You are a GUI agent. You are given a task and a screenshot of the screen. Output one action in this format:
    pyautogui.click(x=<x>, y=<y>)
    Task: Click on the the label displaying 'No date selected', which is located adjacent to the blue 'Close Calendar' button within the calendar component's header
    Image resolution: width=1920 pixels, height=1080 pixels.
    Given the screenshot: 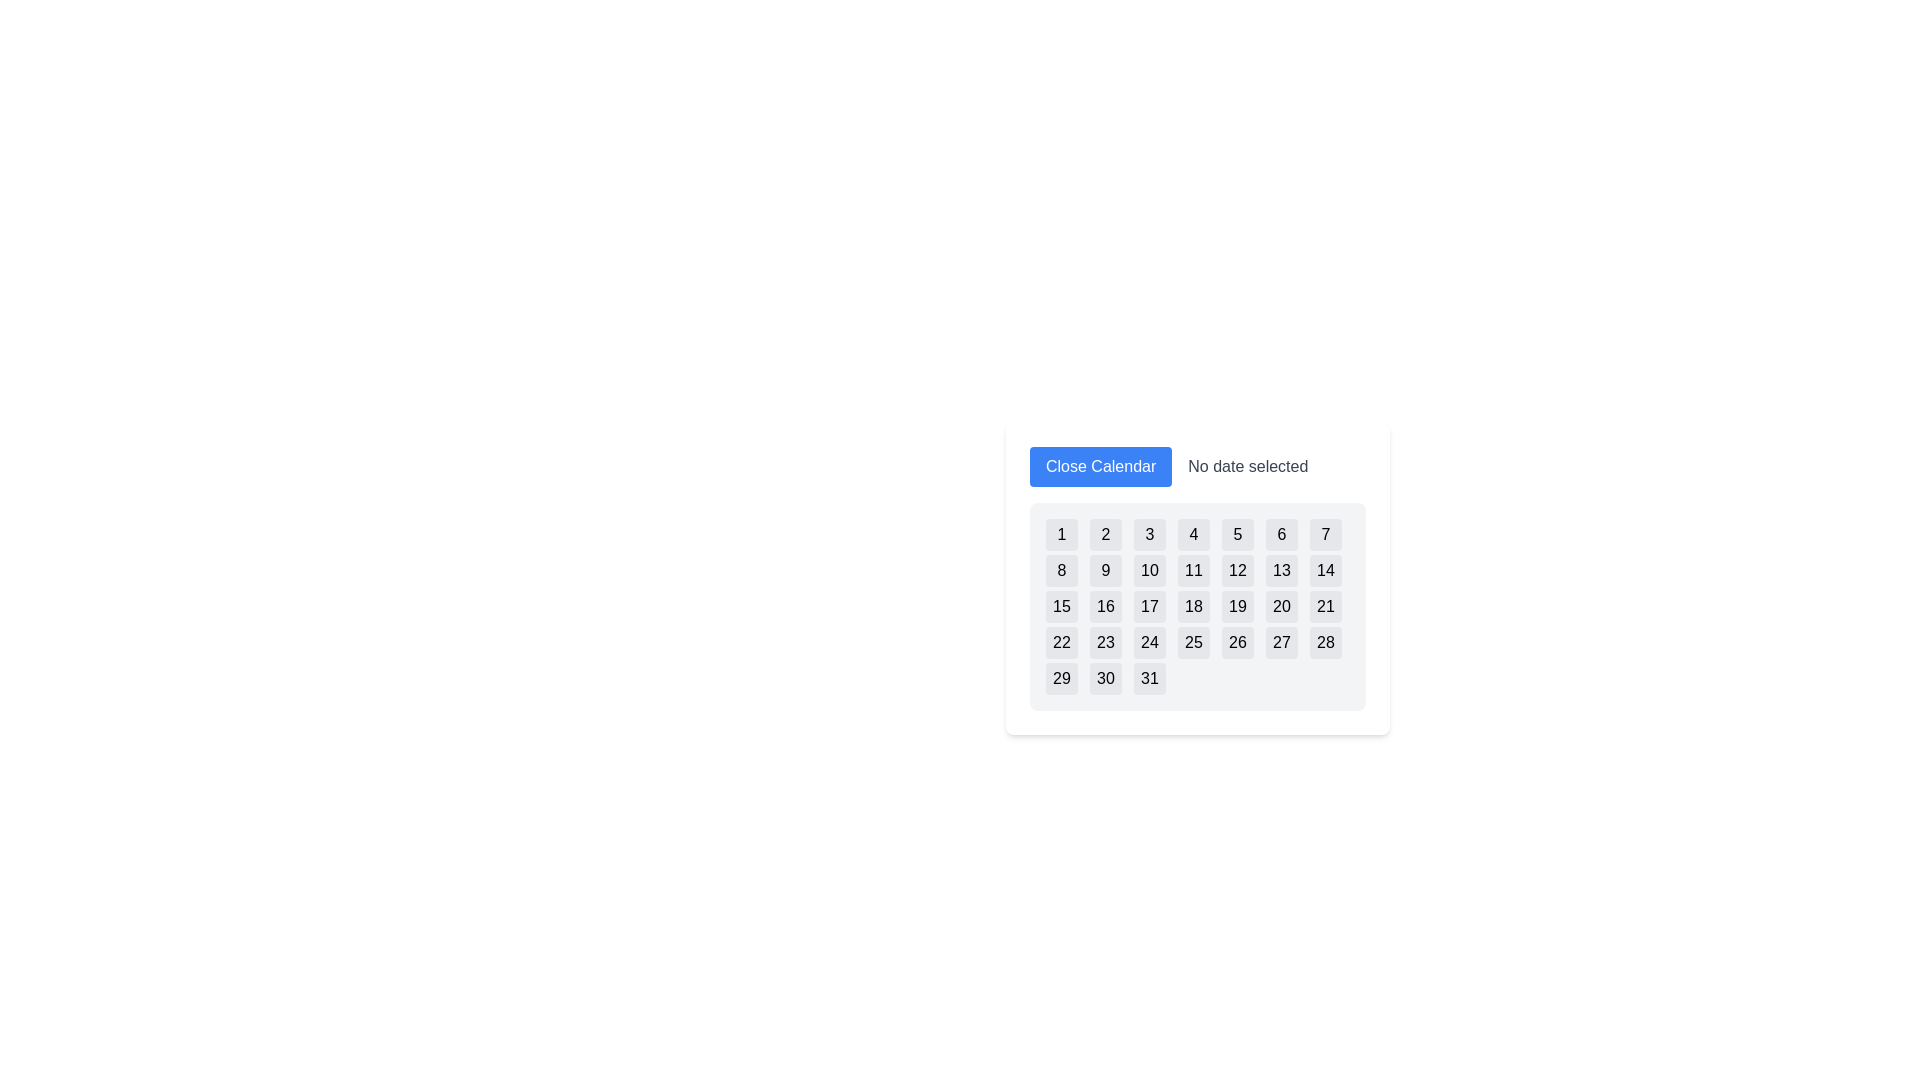 What is the action you would take?
    pyautogui.click(x=1198, y=466)
    